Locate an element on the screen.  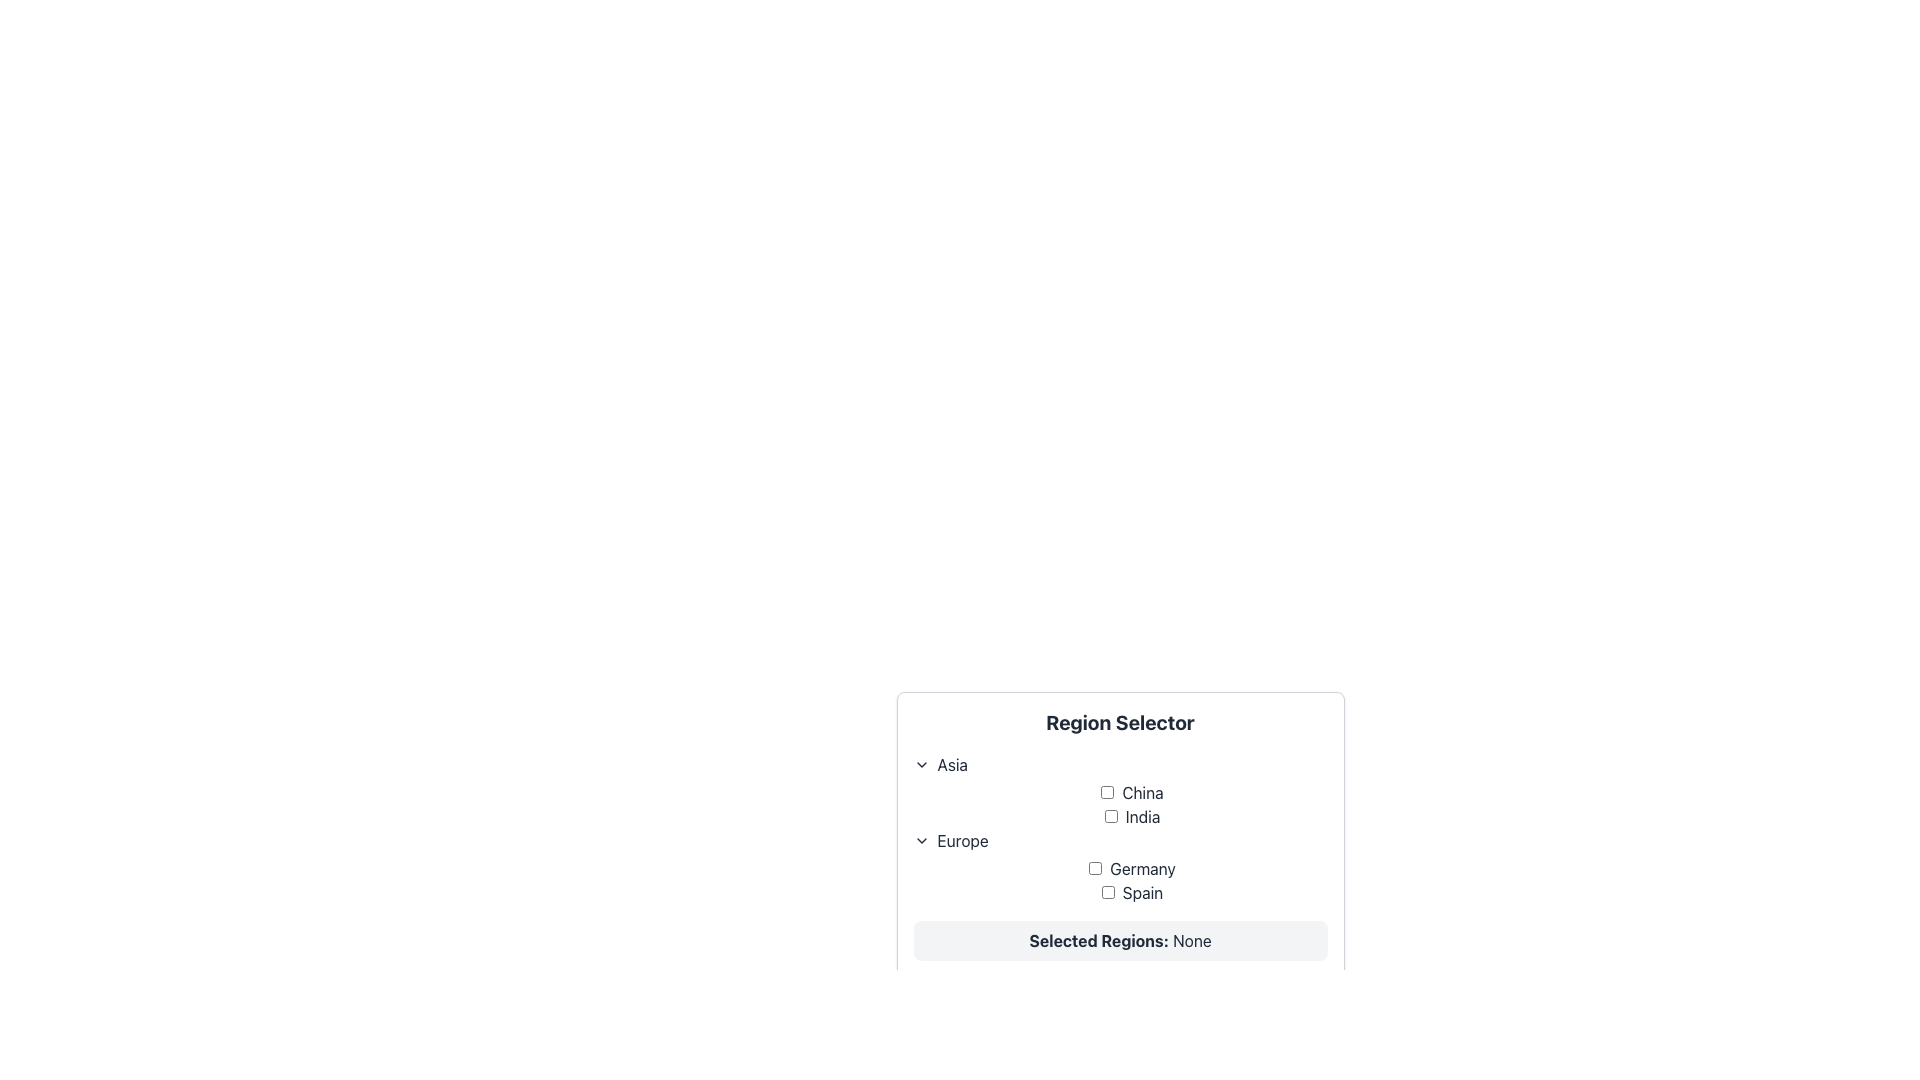
the checkbox next to 'Germany' in the 'Region Selector' interface is located at coordinates (1120, 879).